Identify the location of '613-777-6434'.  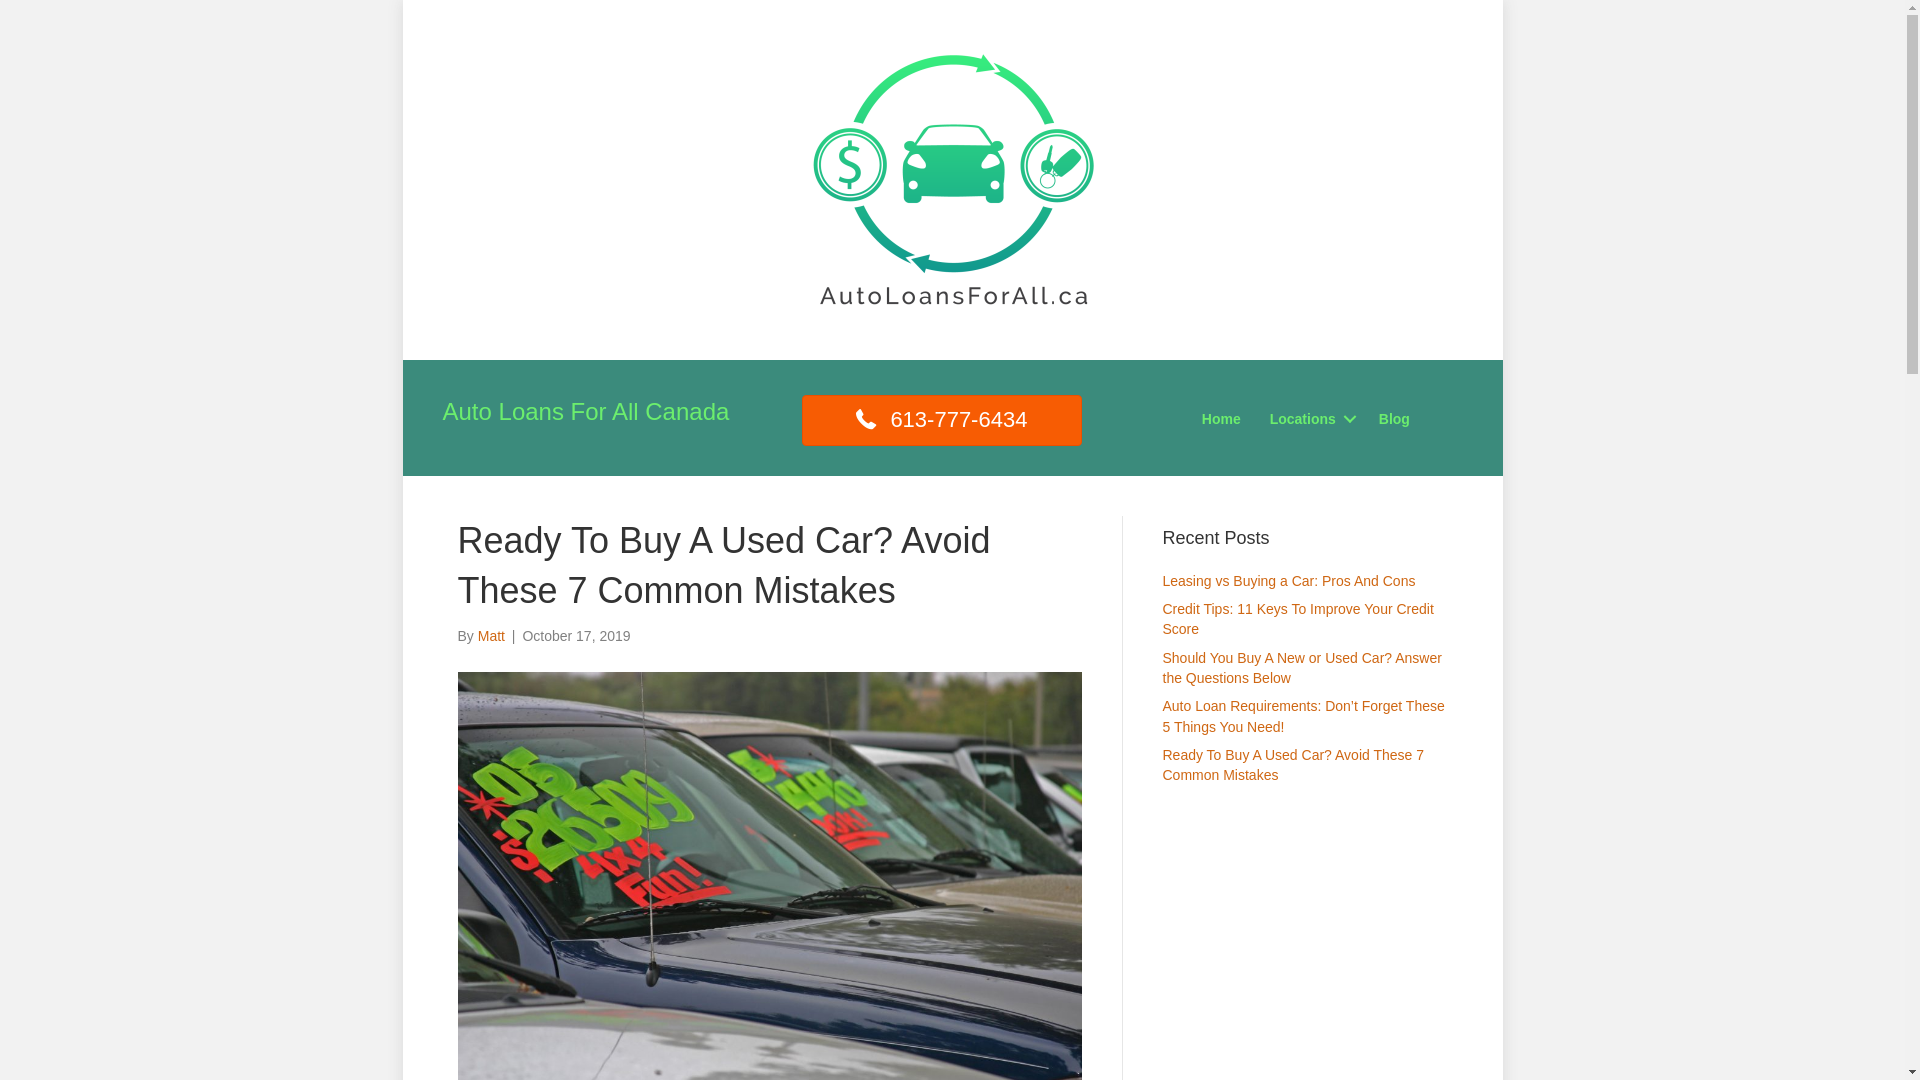
(940, 419).